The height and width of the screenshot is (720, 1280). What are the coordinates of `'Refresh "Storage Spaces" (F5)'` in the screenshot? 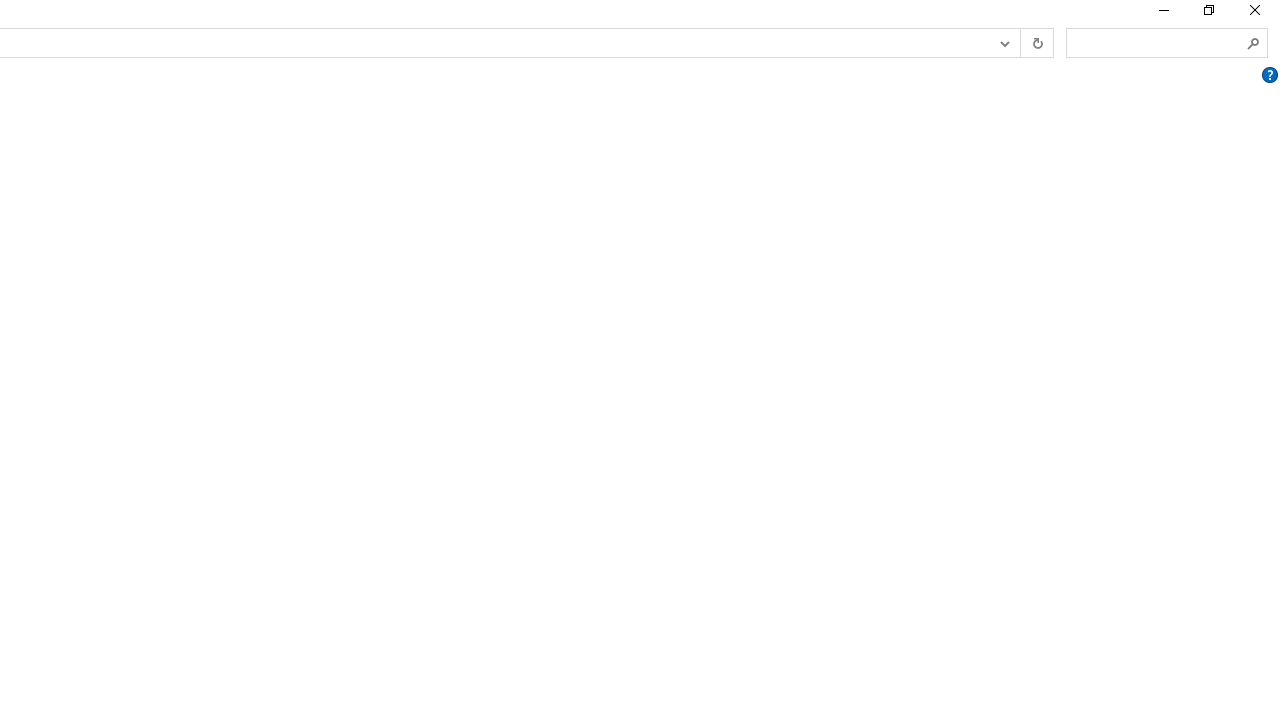 It's located at (1036, 43).